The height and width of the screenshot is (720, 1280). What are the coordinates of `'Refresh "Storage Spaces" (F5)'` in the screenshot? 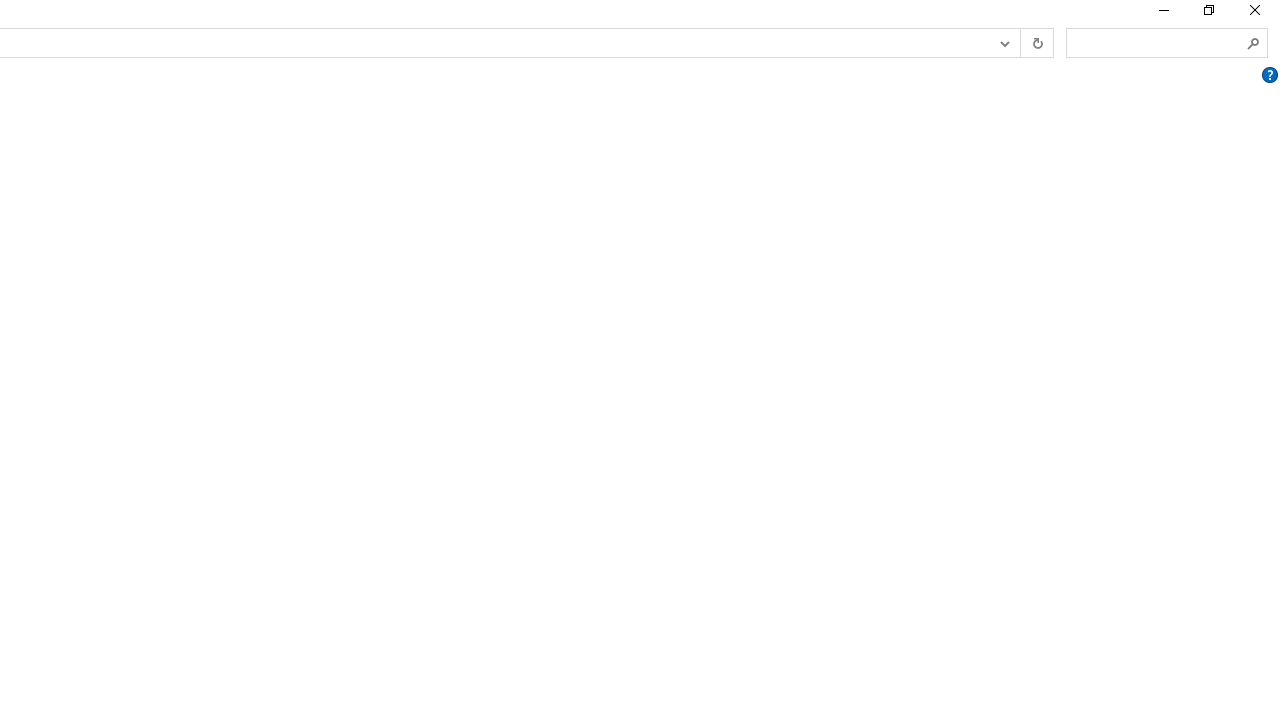 It's located at (1036, 43).